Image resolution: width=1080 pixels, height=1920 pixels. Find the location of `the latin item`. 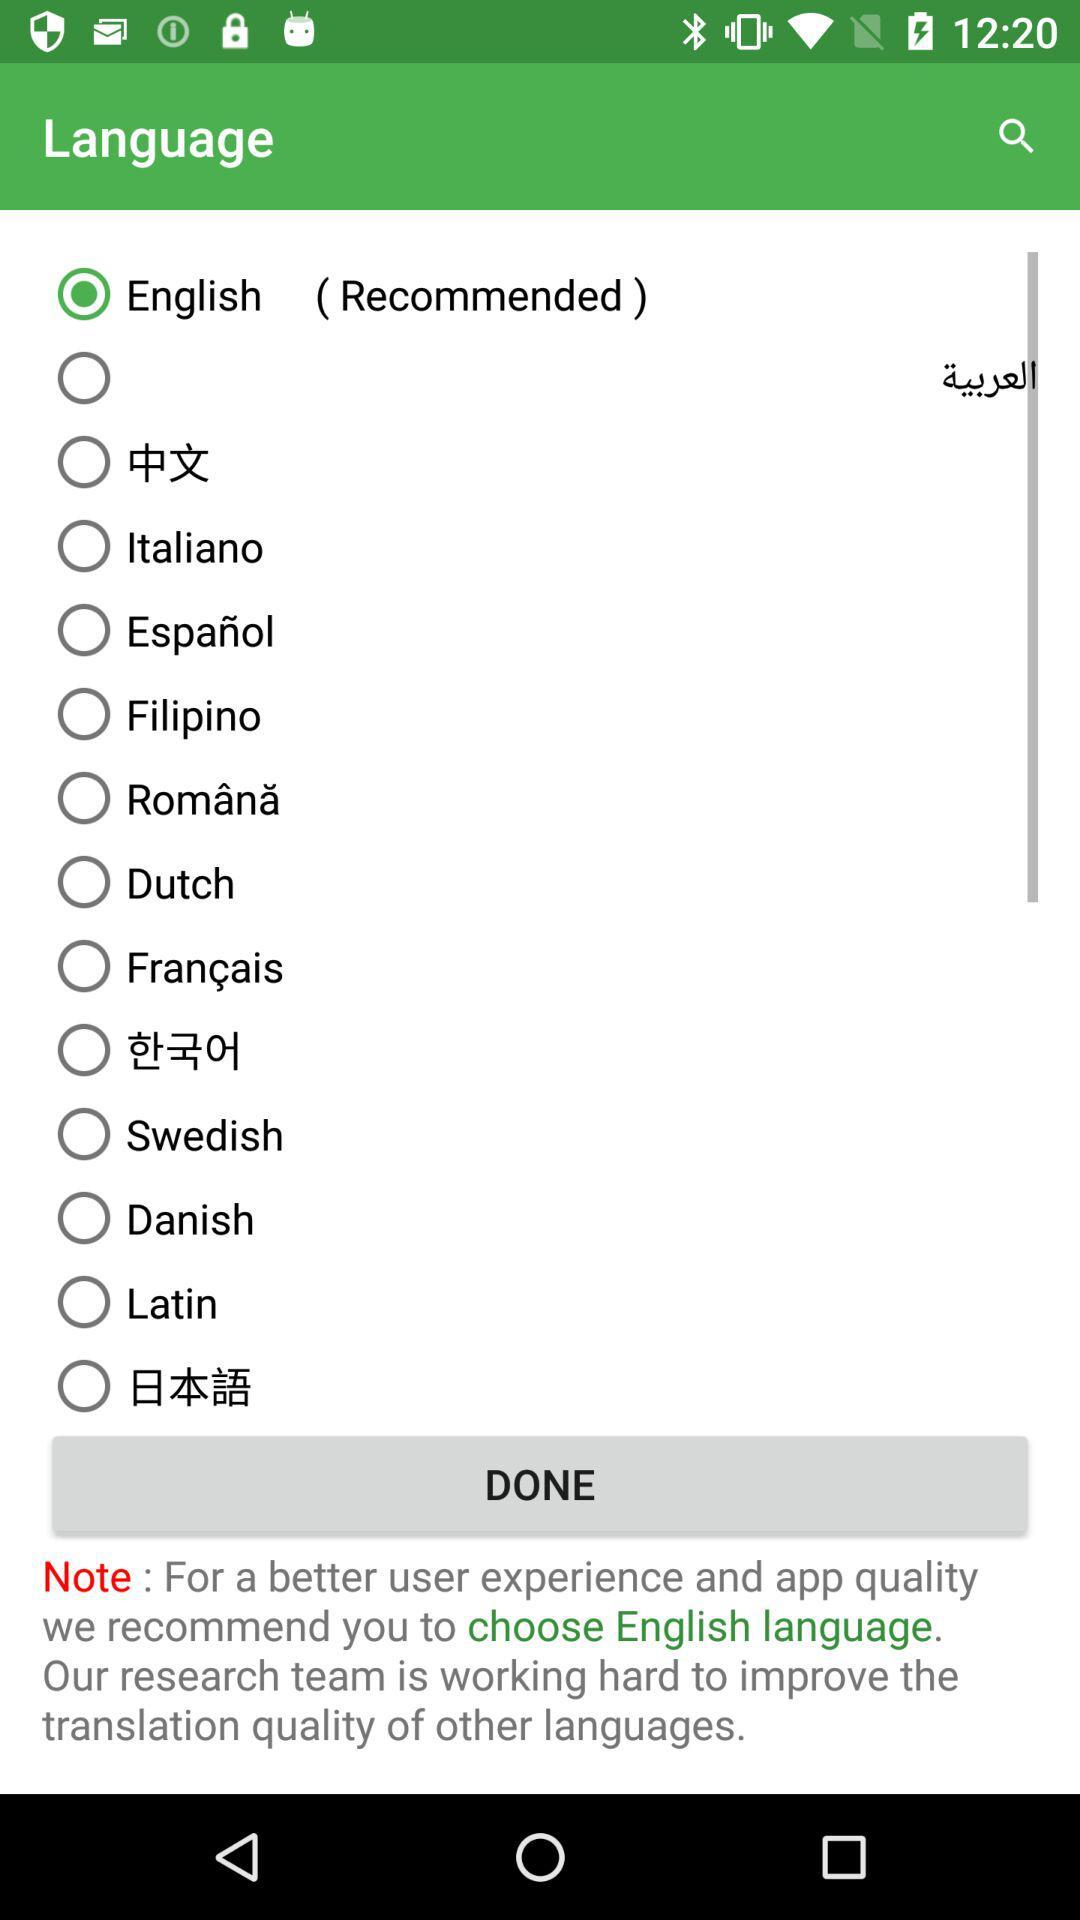

the latin item is located at coordinates (540, 1301).